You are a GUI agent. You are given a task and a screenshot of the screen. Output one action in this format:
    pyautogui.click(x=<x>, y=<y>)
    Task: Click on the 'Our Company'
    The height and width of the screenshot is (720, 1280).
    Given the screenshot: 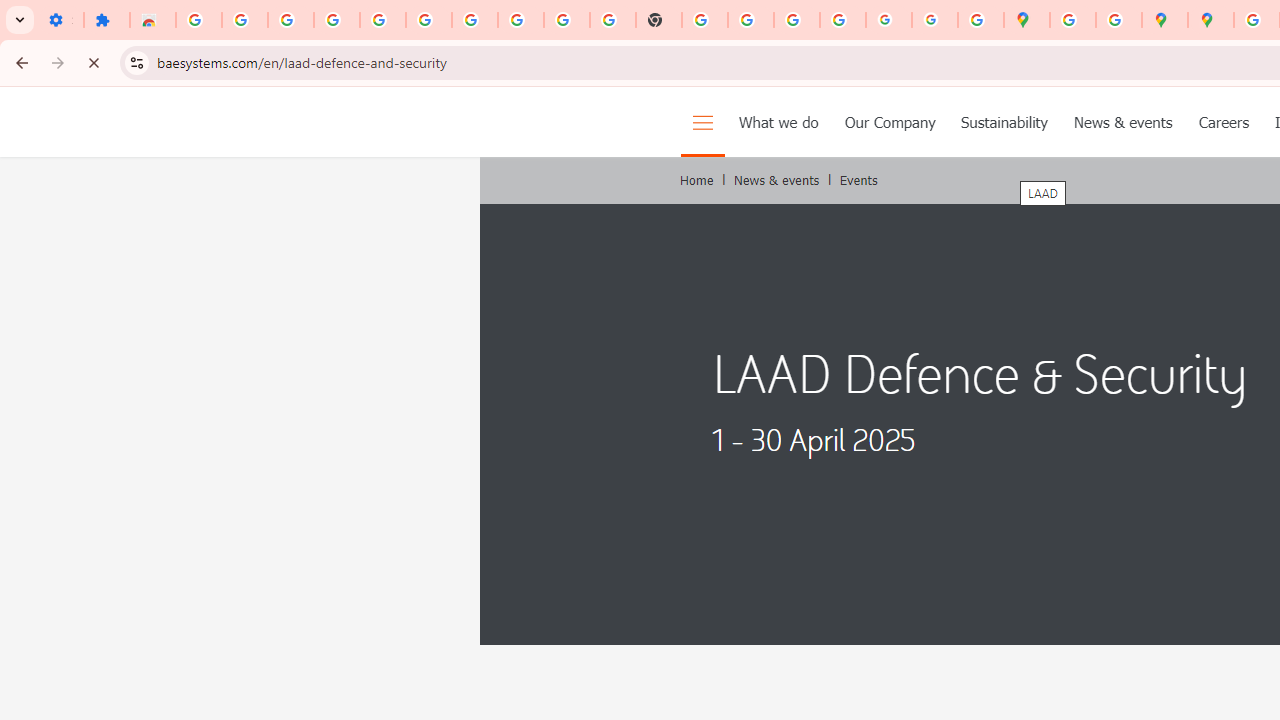 What is the action you would take?
    pyautogui.click(x=889, y=122)
    